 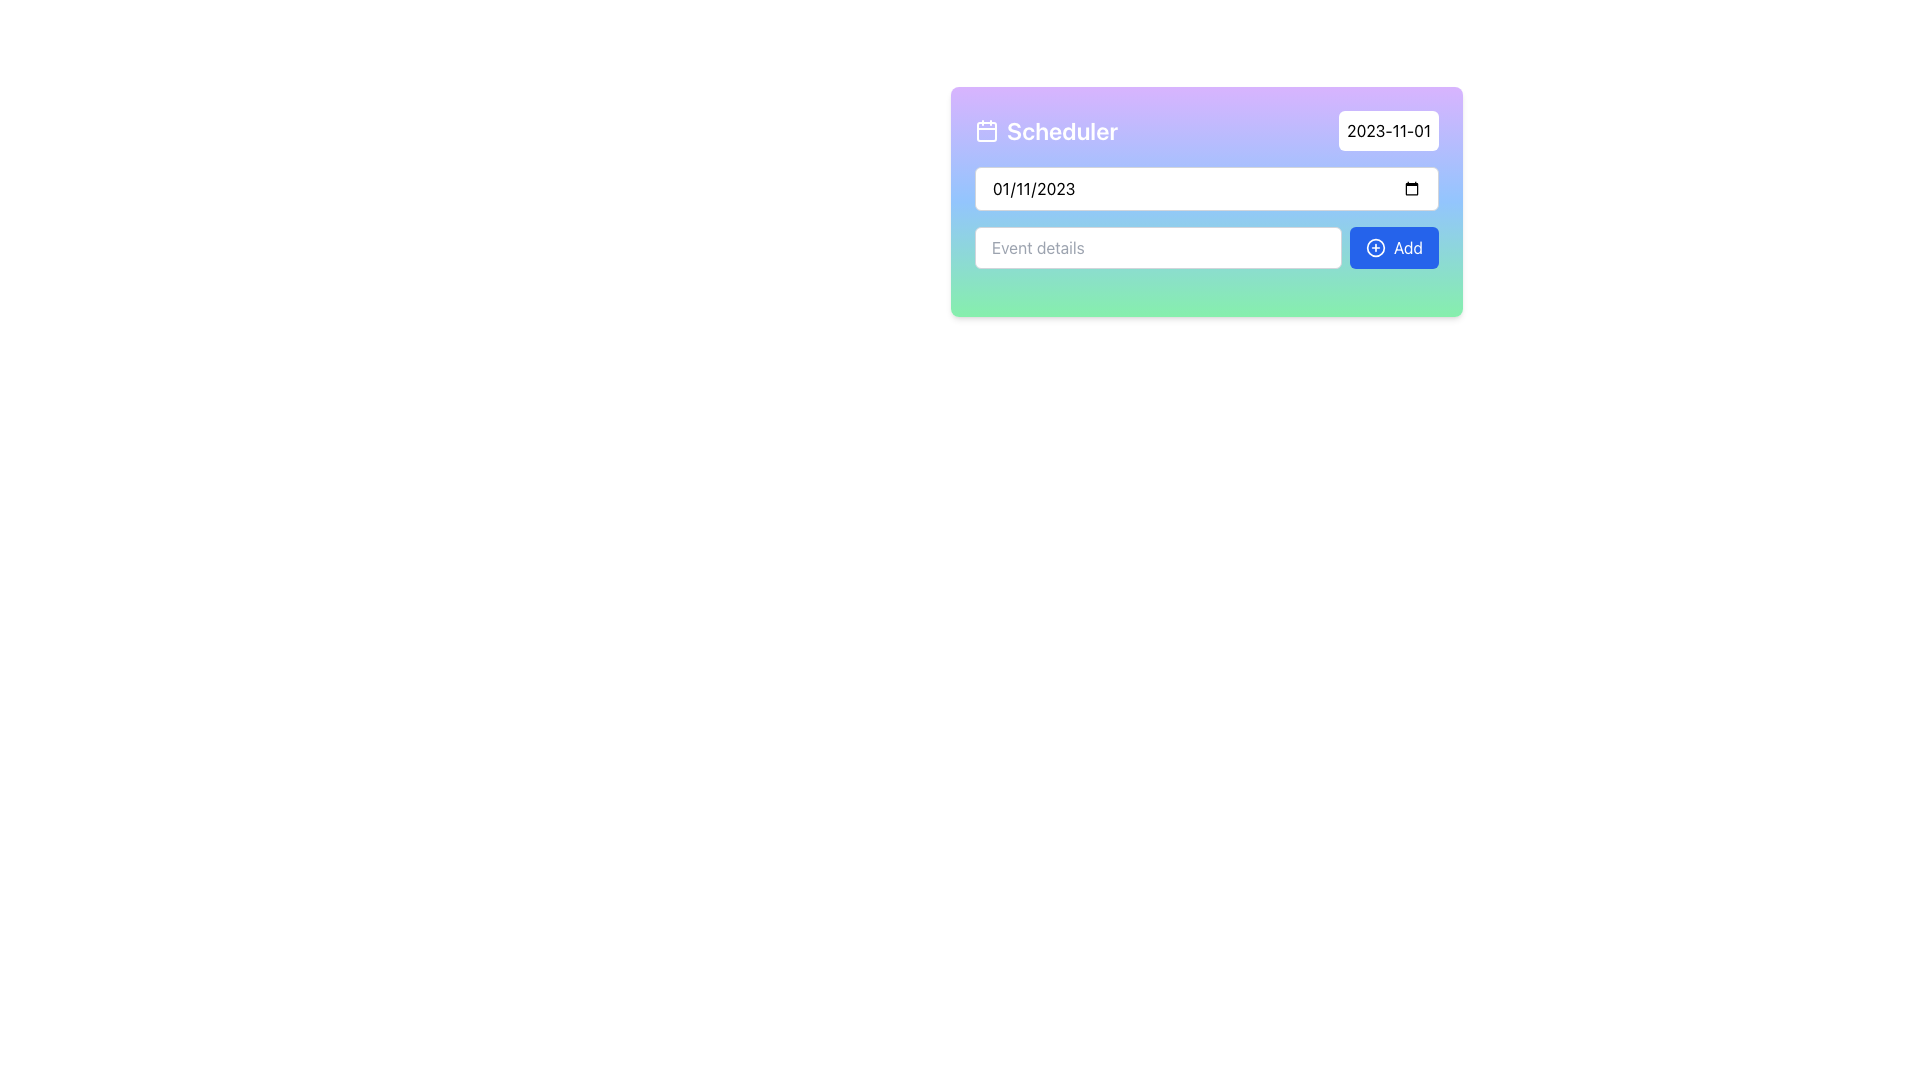 I want to click on the circular icon that is part of the 'Add' button, located directly left of the 'Add' text in the bottom-right of the gradient background scheduler interface, so click(x=1375, y=246).